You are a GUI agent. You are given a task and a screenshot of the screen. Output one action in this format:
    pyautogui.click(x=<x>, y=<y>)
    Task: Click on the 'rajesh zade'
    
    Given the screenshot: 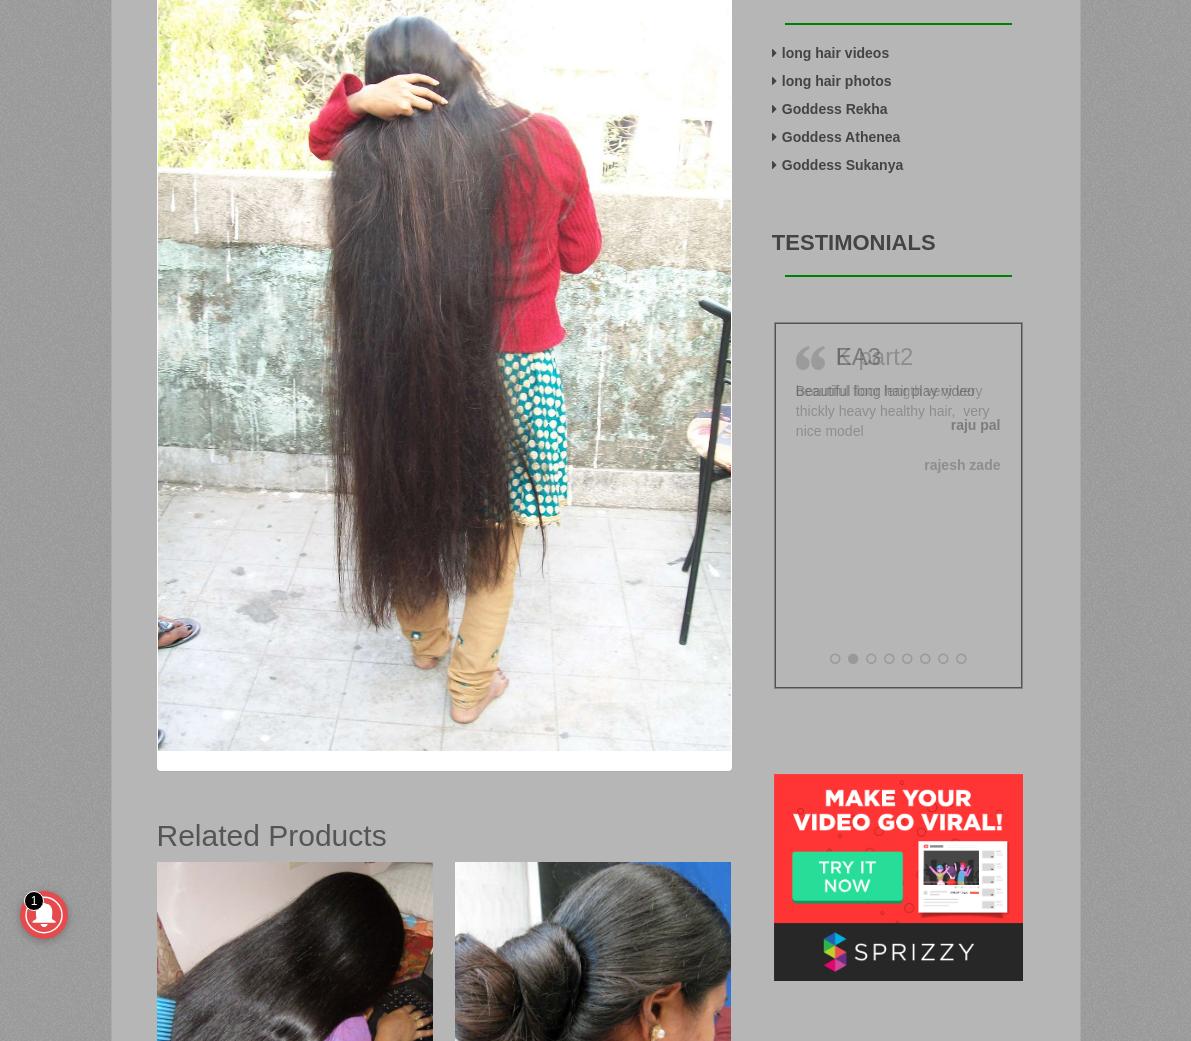 What is the action you would take?
    pyautogui.click(x=961, y=462)
    